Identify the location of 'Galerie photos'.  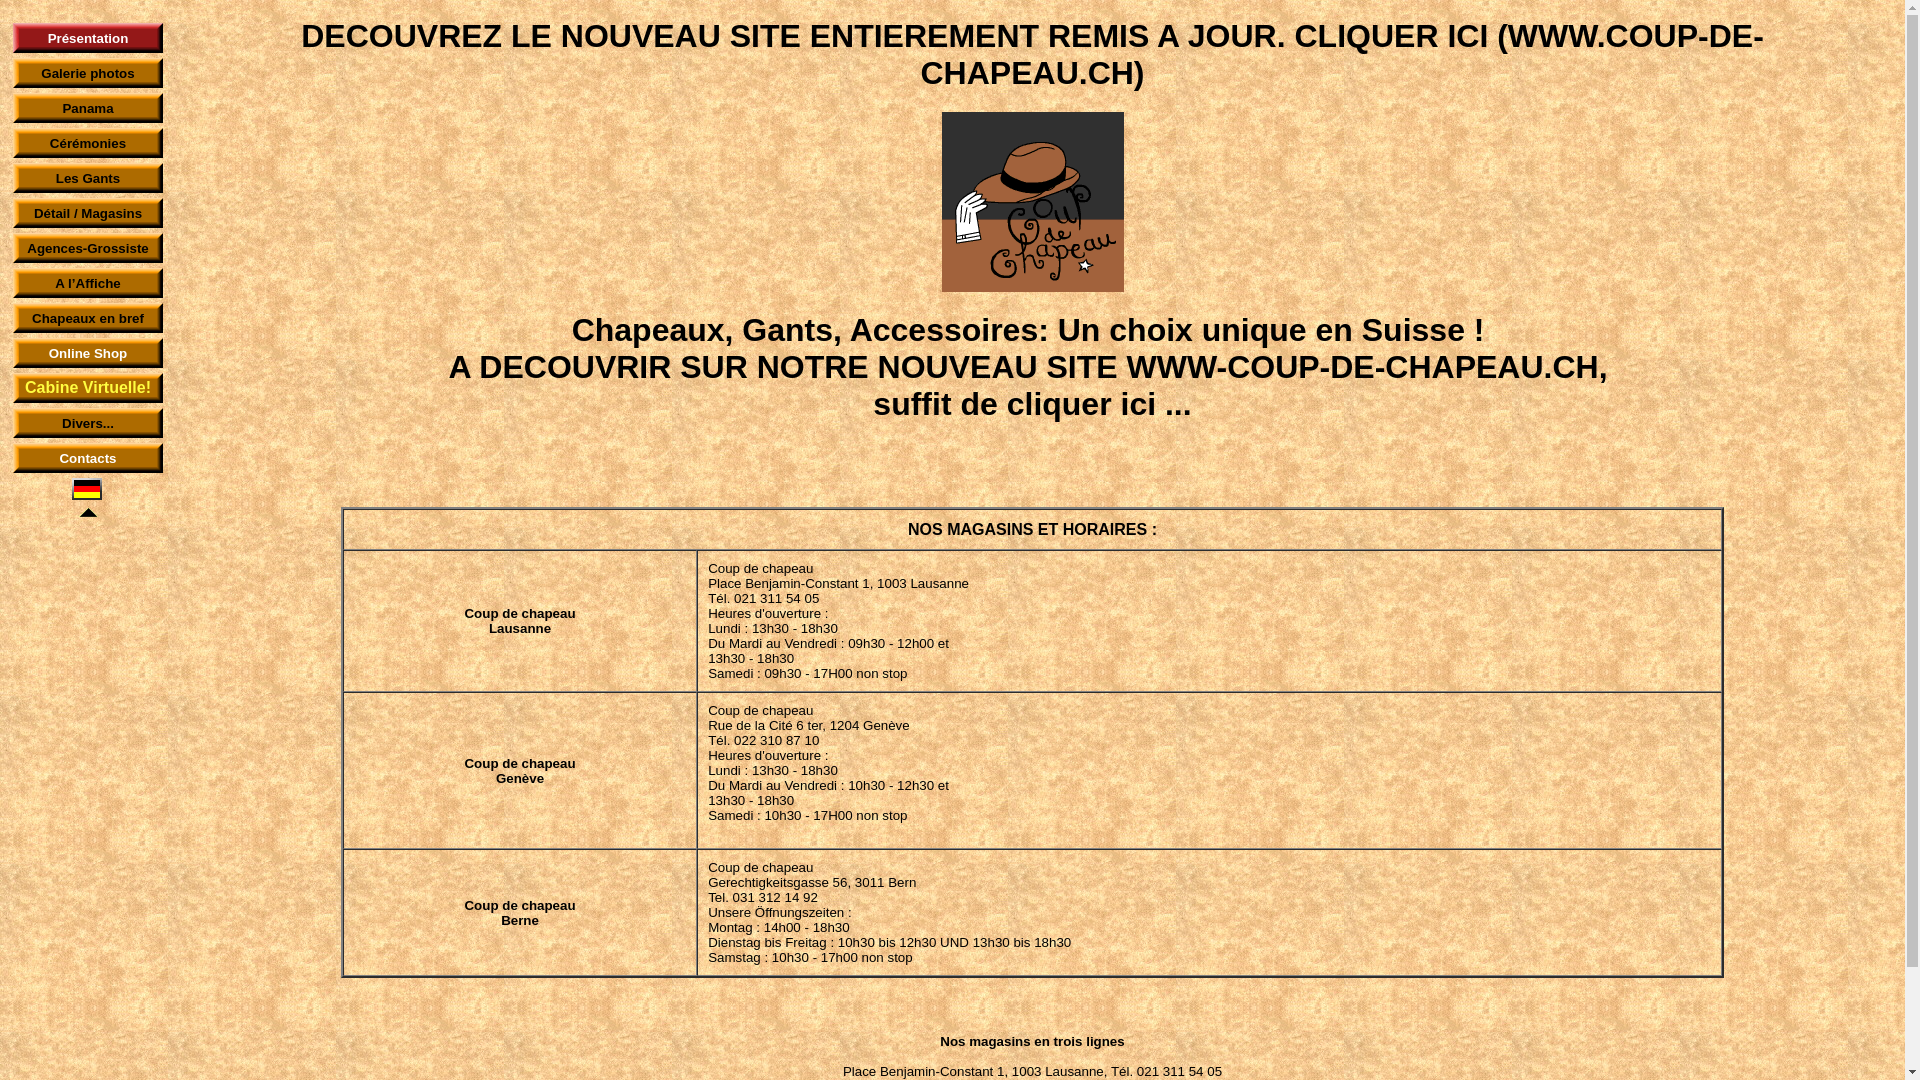
(41, 72).